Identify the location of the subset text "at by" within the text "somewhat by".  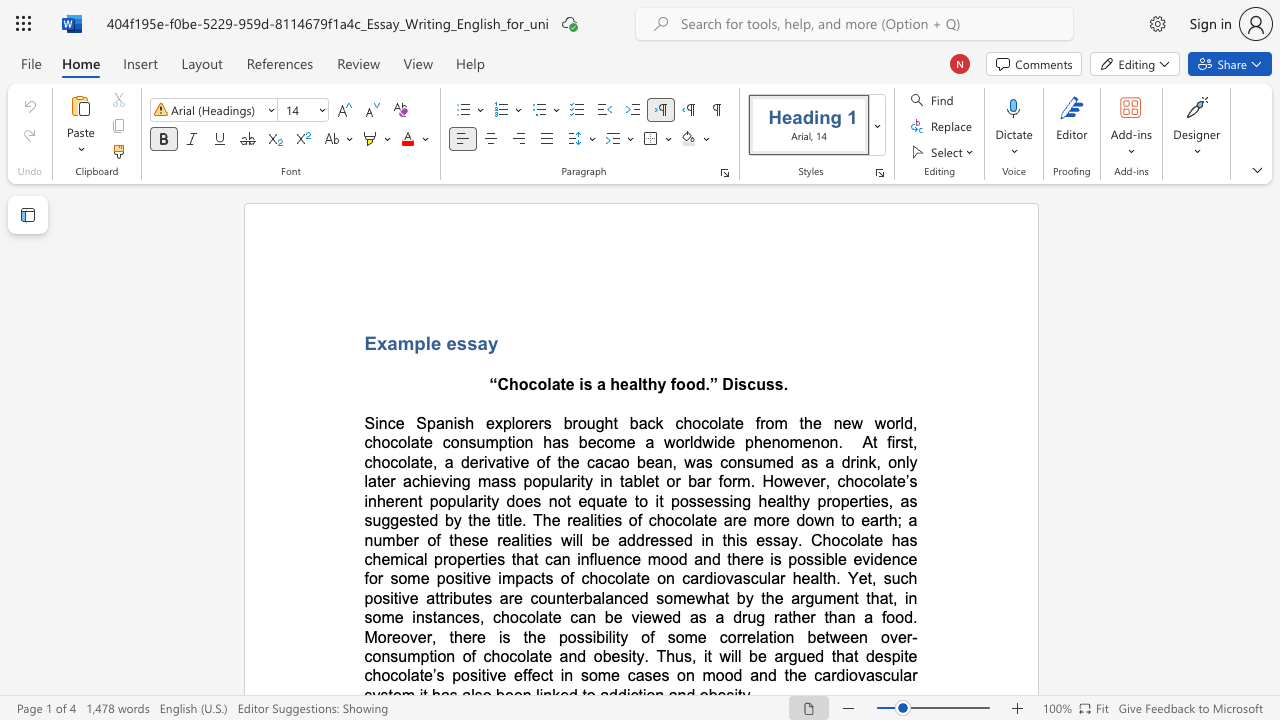
(715, 597).